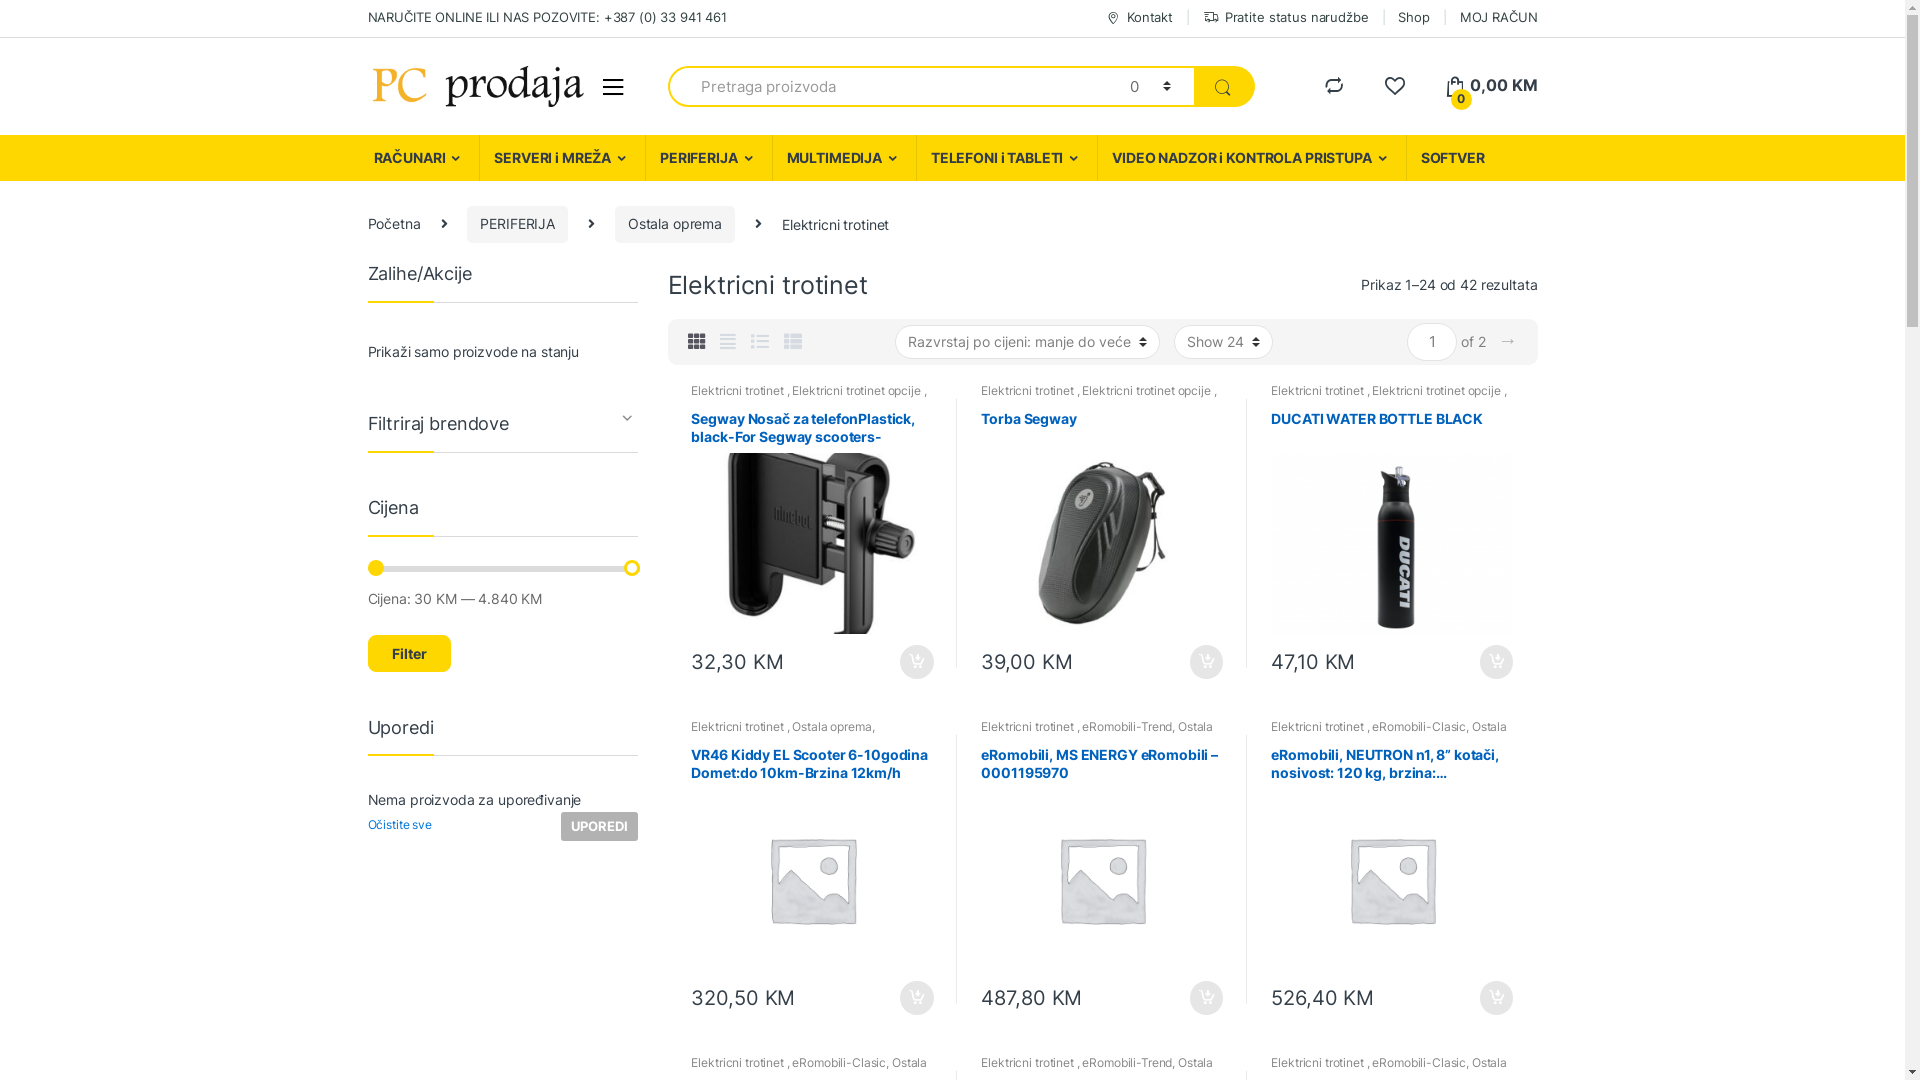 The height and width of the screenshot is (1080, 1920). I want to click on 'eRomobili-Trend', so click(1080, 726).